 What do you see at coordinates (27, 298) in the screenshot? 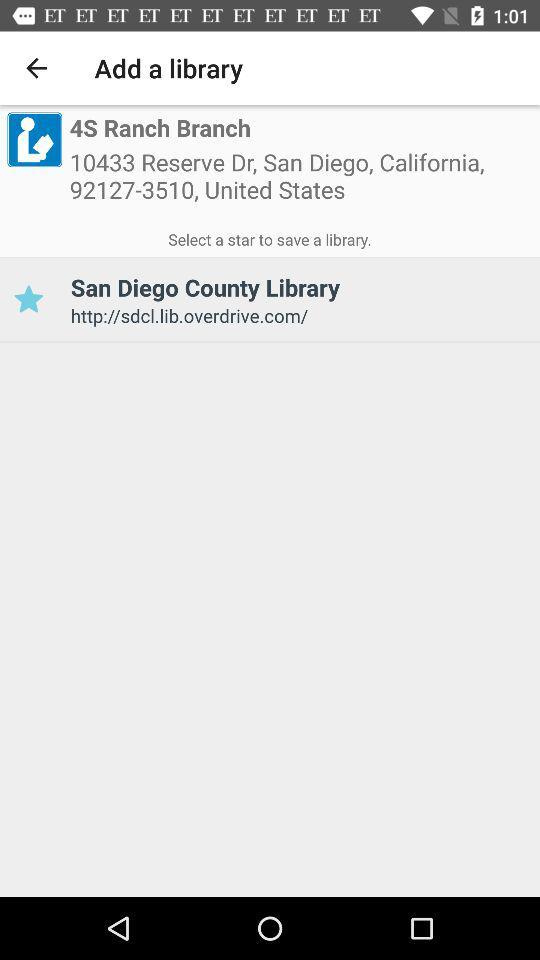
I see `icon next to san diego county item` at bounding box center [27, 298].